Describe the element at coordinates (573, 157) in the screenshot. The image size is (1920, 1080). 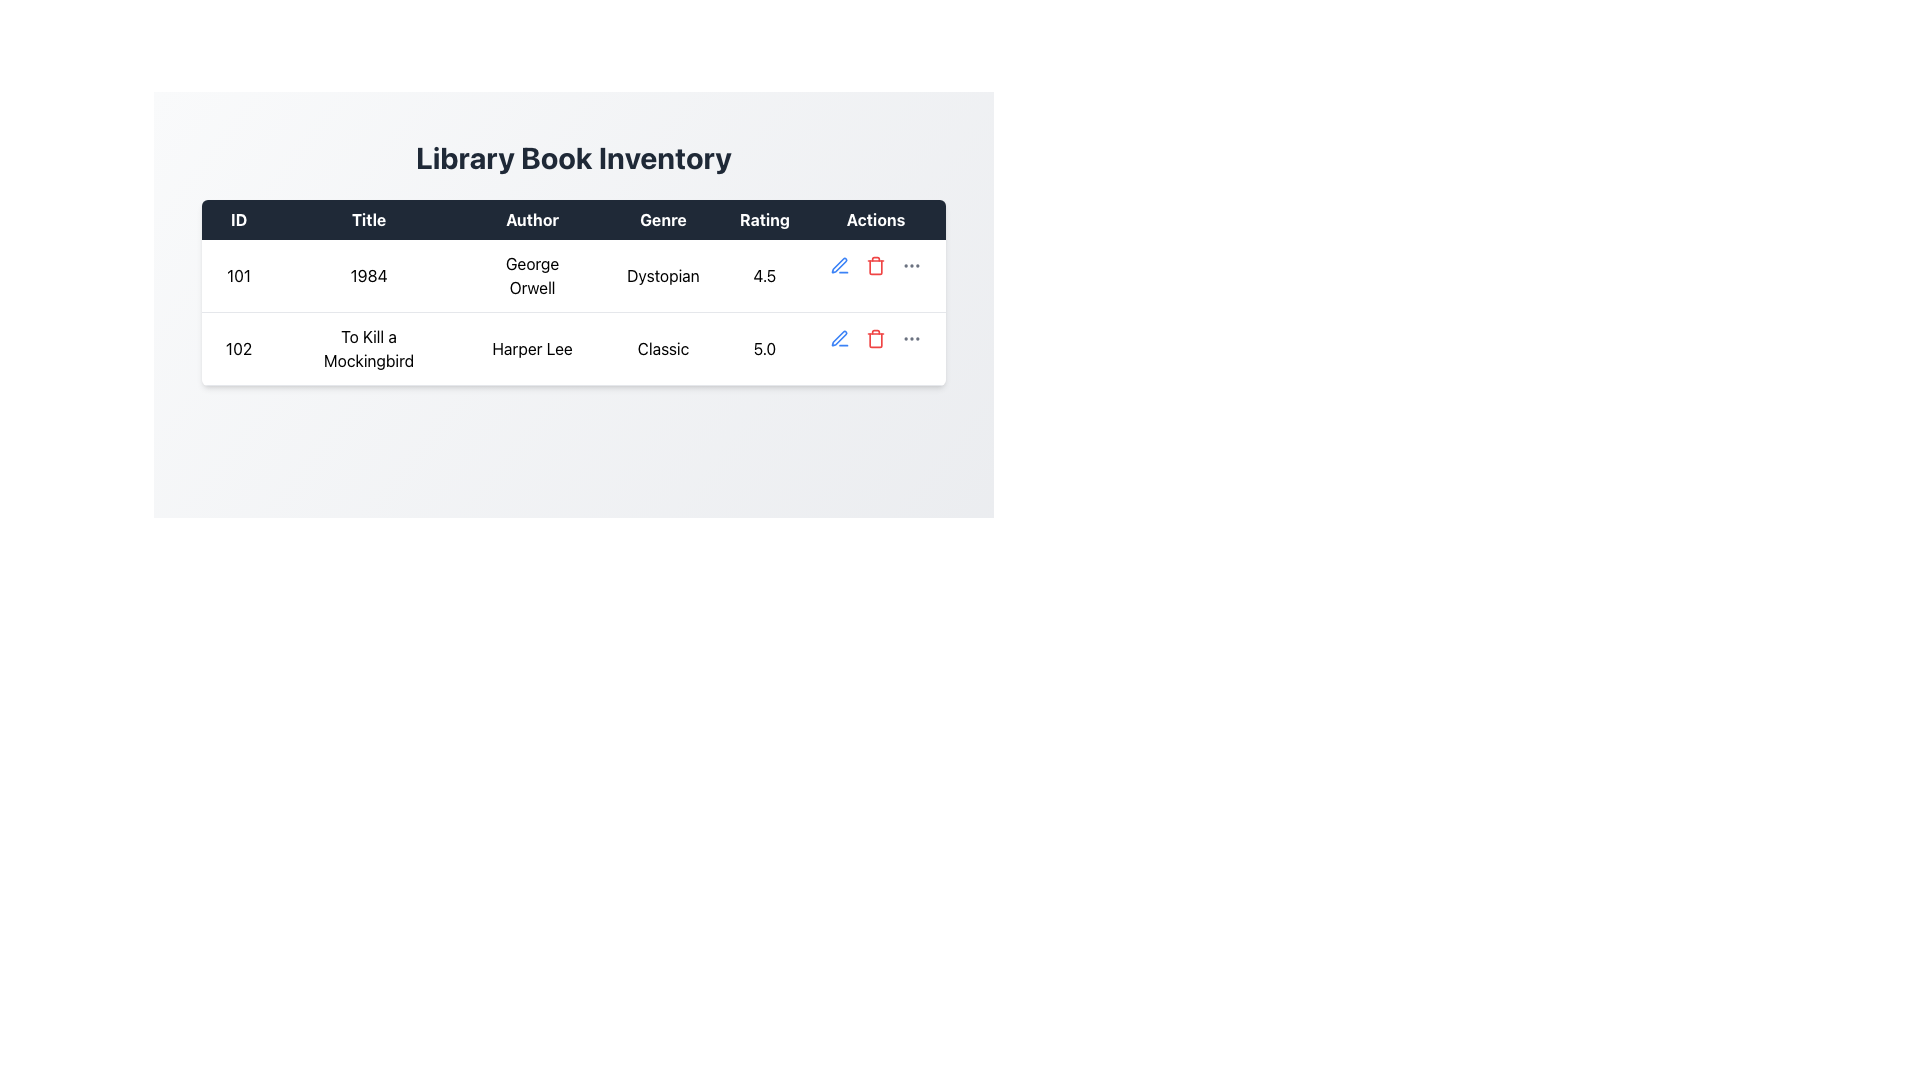
I see `static text element displaying 'Library Book Inventory' located at the top center of the interface above the book details table` at that location.